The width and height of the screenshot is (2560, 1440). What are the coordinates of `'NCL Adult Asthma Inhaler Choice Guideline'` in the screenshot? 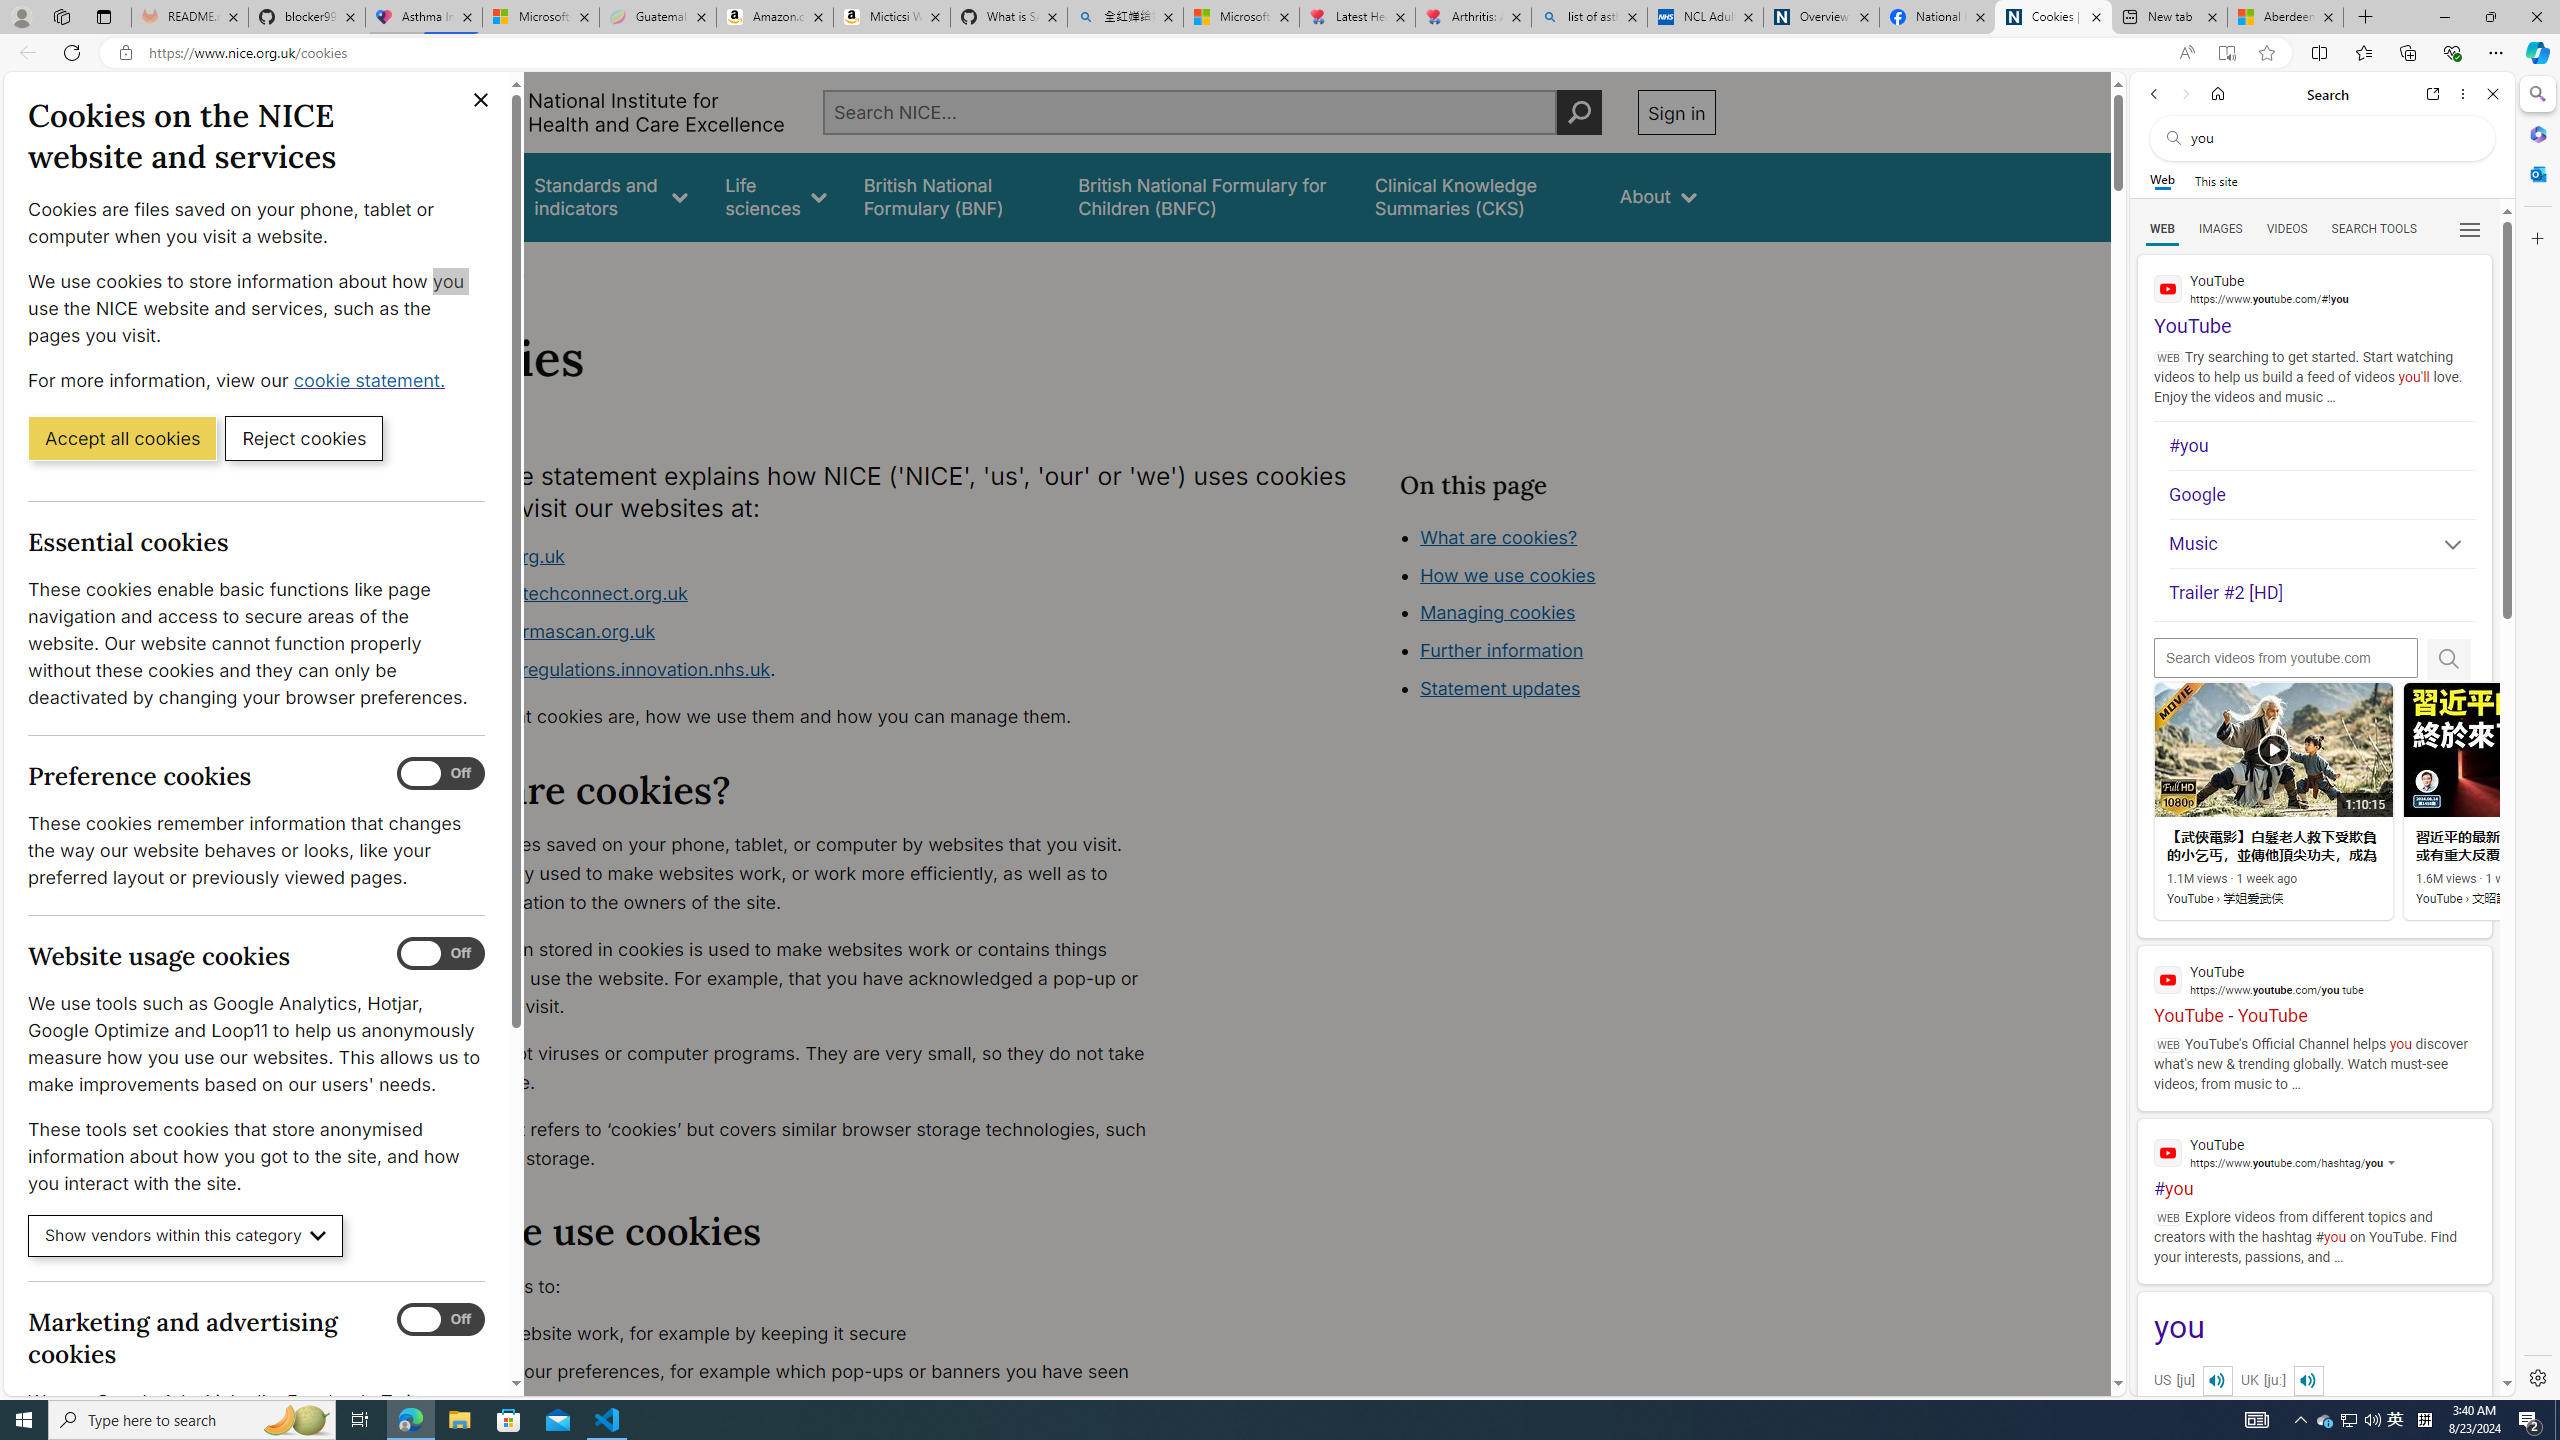 It's located at (1703, 16).